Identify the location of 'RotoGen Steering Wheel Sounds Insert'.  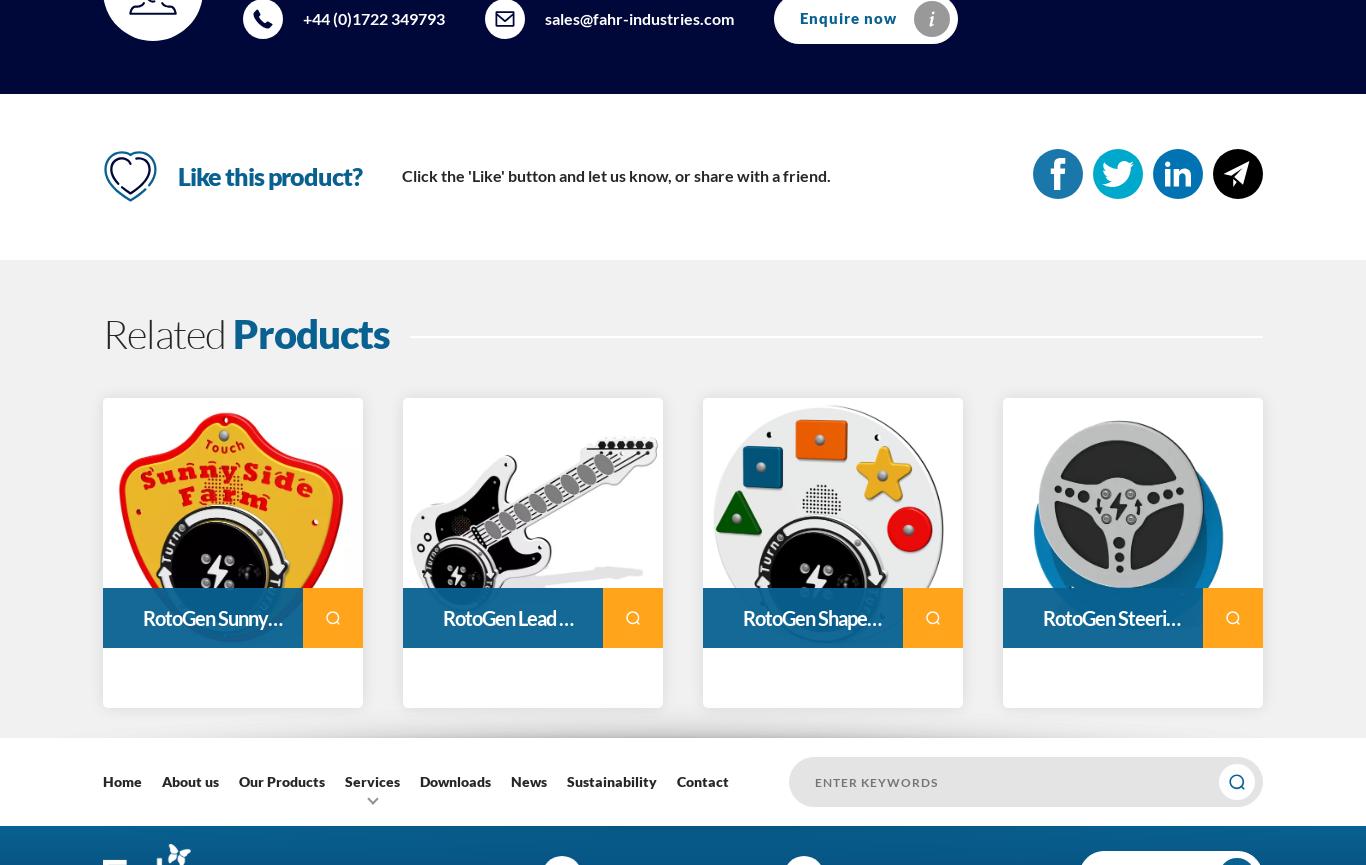
(1041, 618).